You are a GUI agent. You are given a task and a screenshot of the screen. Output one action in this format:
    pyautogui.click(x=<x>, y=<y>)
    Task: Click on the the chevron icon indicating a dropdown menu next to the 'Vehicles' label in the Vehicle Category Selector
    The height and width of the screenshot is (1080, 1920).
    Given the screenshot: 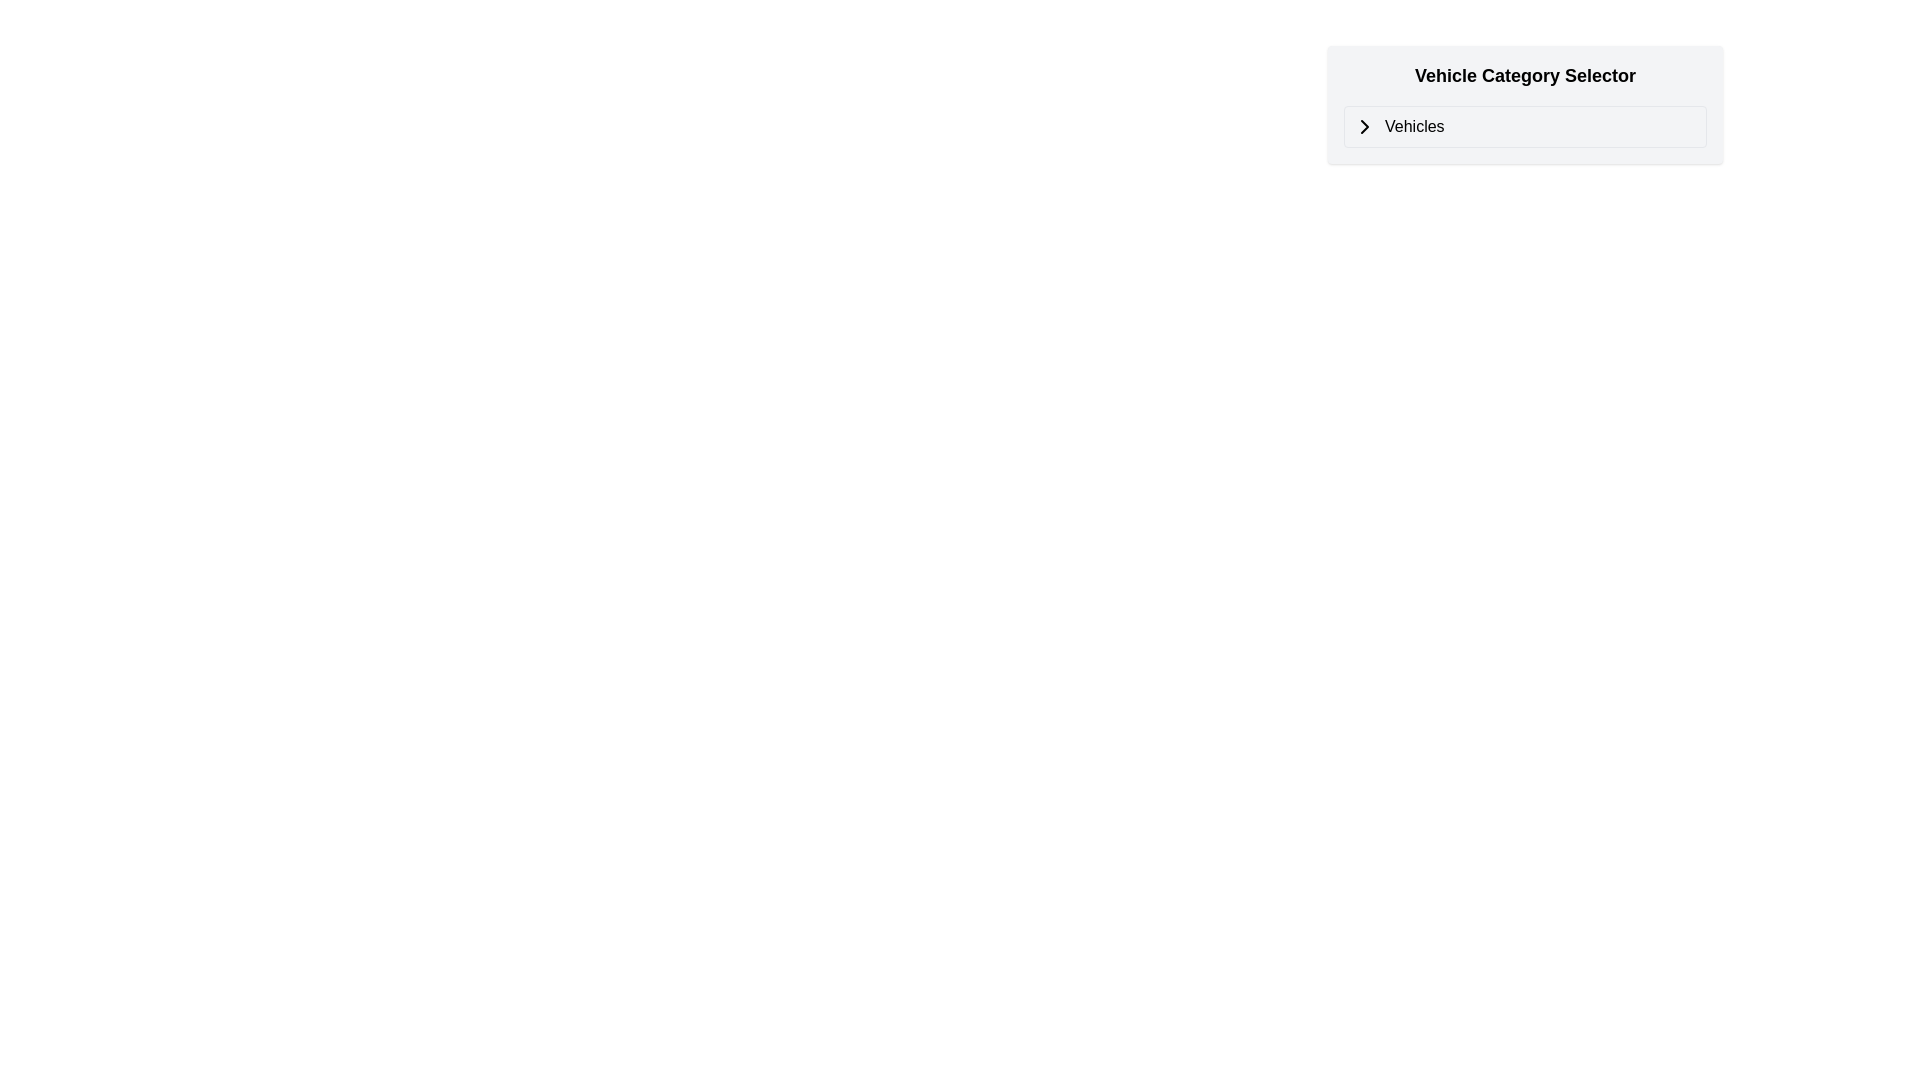 What is the action you would take?
    pyautogui.click(x=1363, y=127)
    